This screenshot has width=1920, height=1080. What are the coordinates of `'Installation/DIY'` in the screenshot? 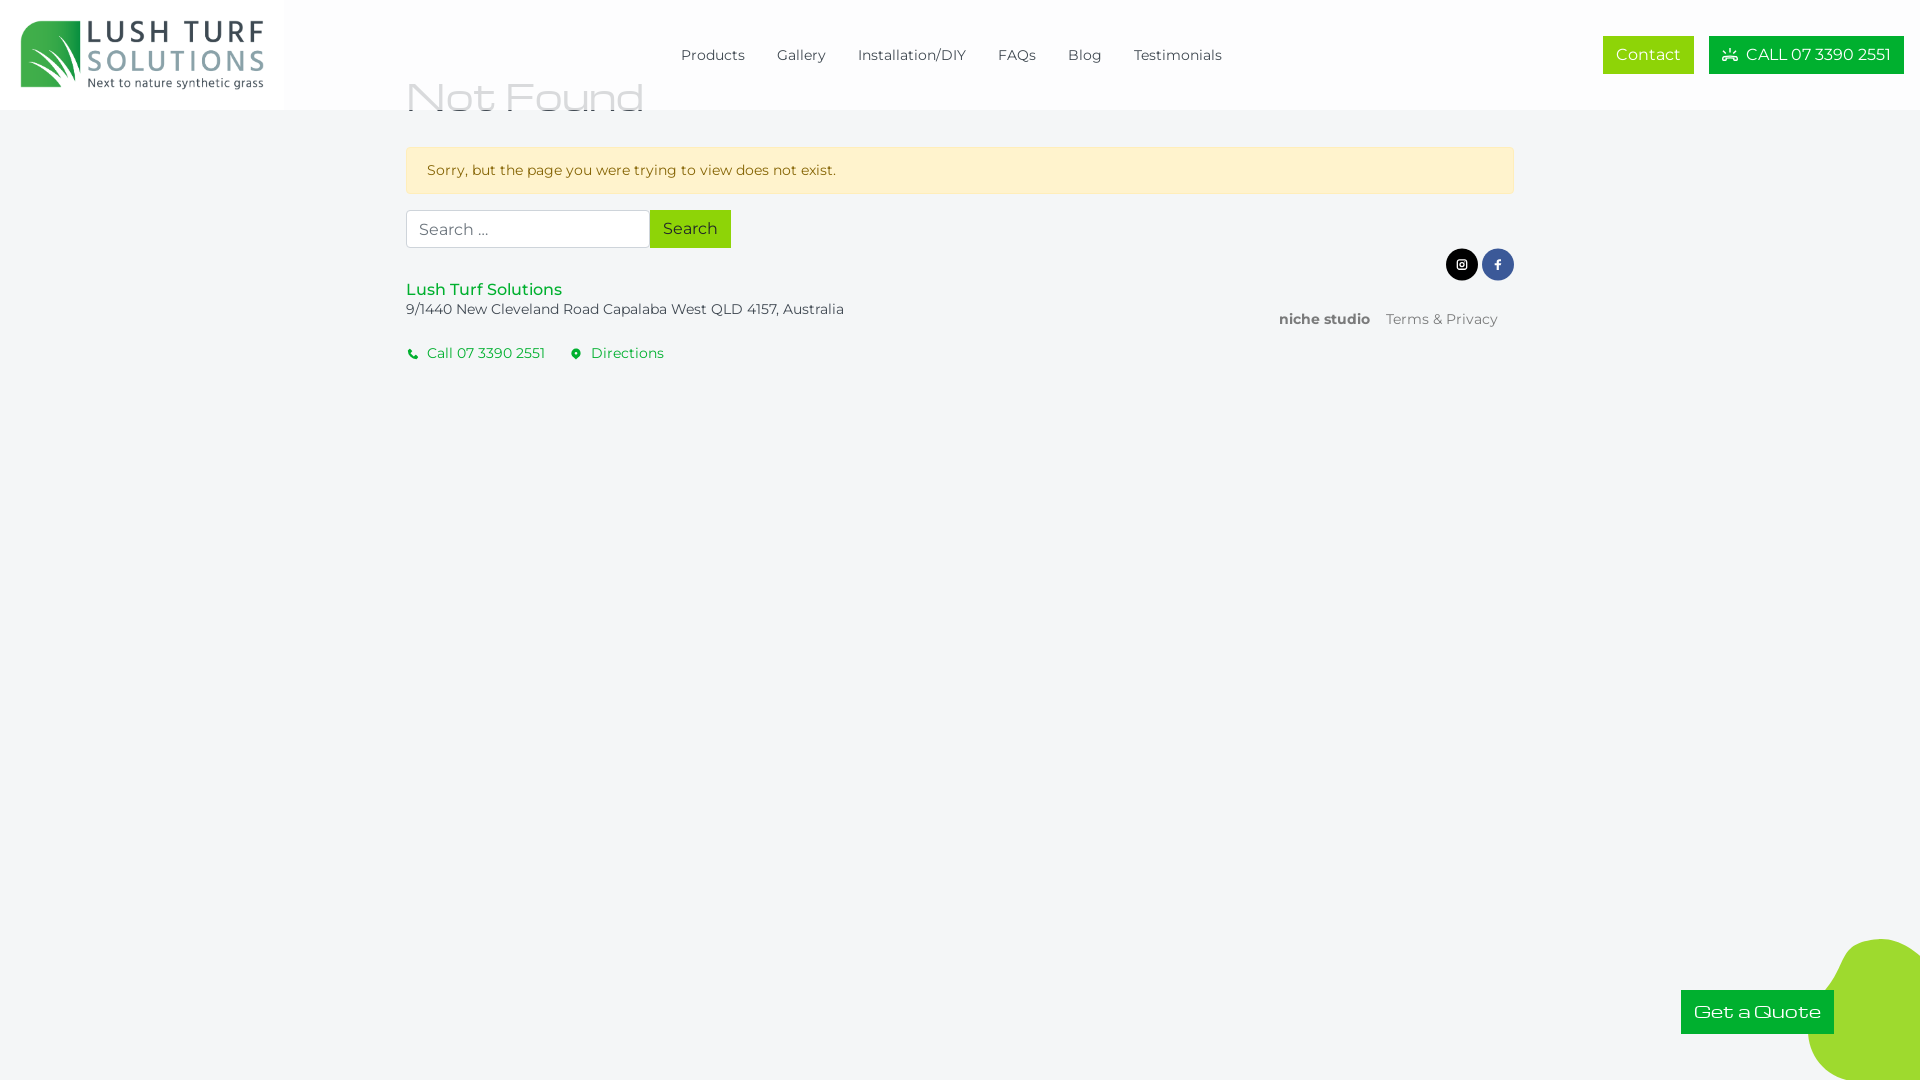 It's located at (911, 54).